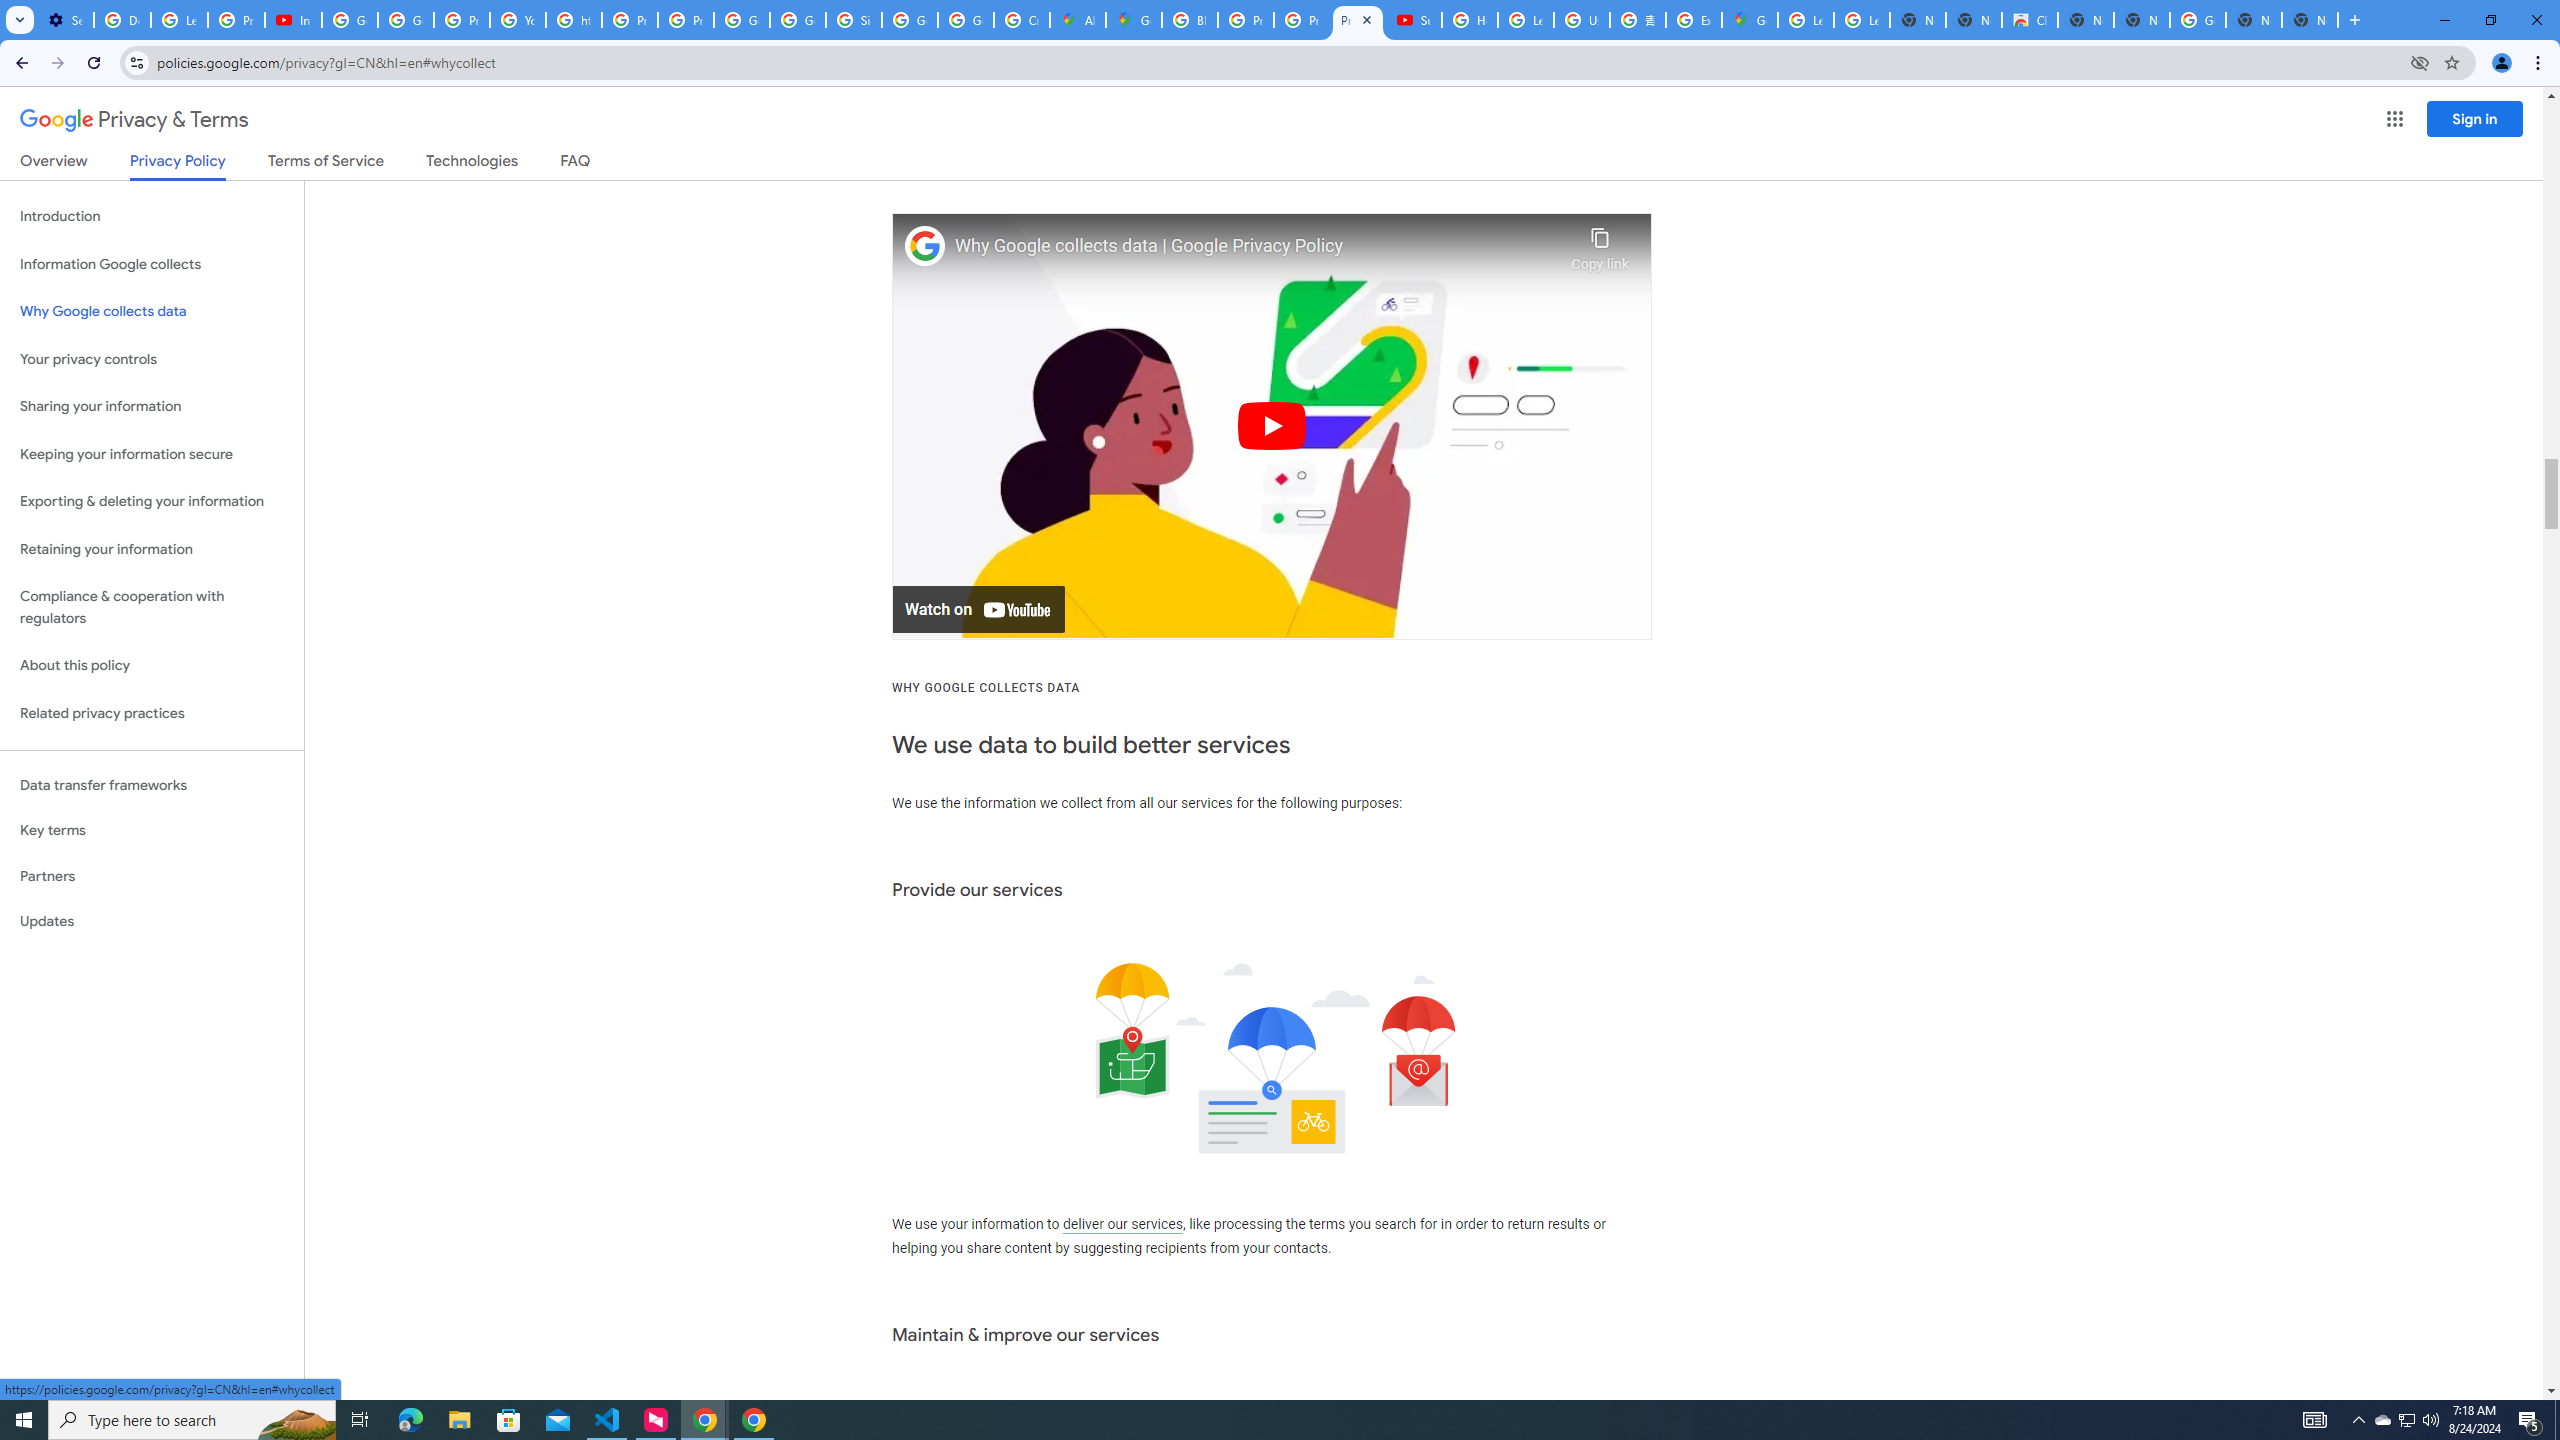 The width and height of the screenshot is (2560, 1440). What do you see at coordinates (151, 310) in the screenshot?
I see `'Why Google collects data'` at bounding box center [151, 310].